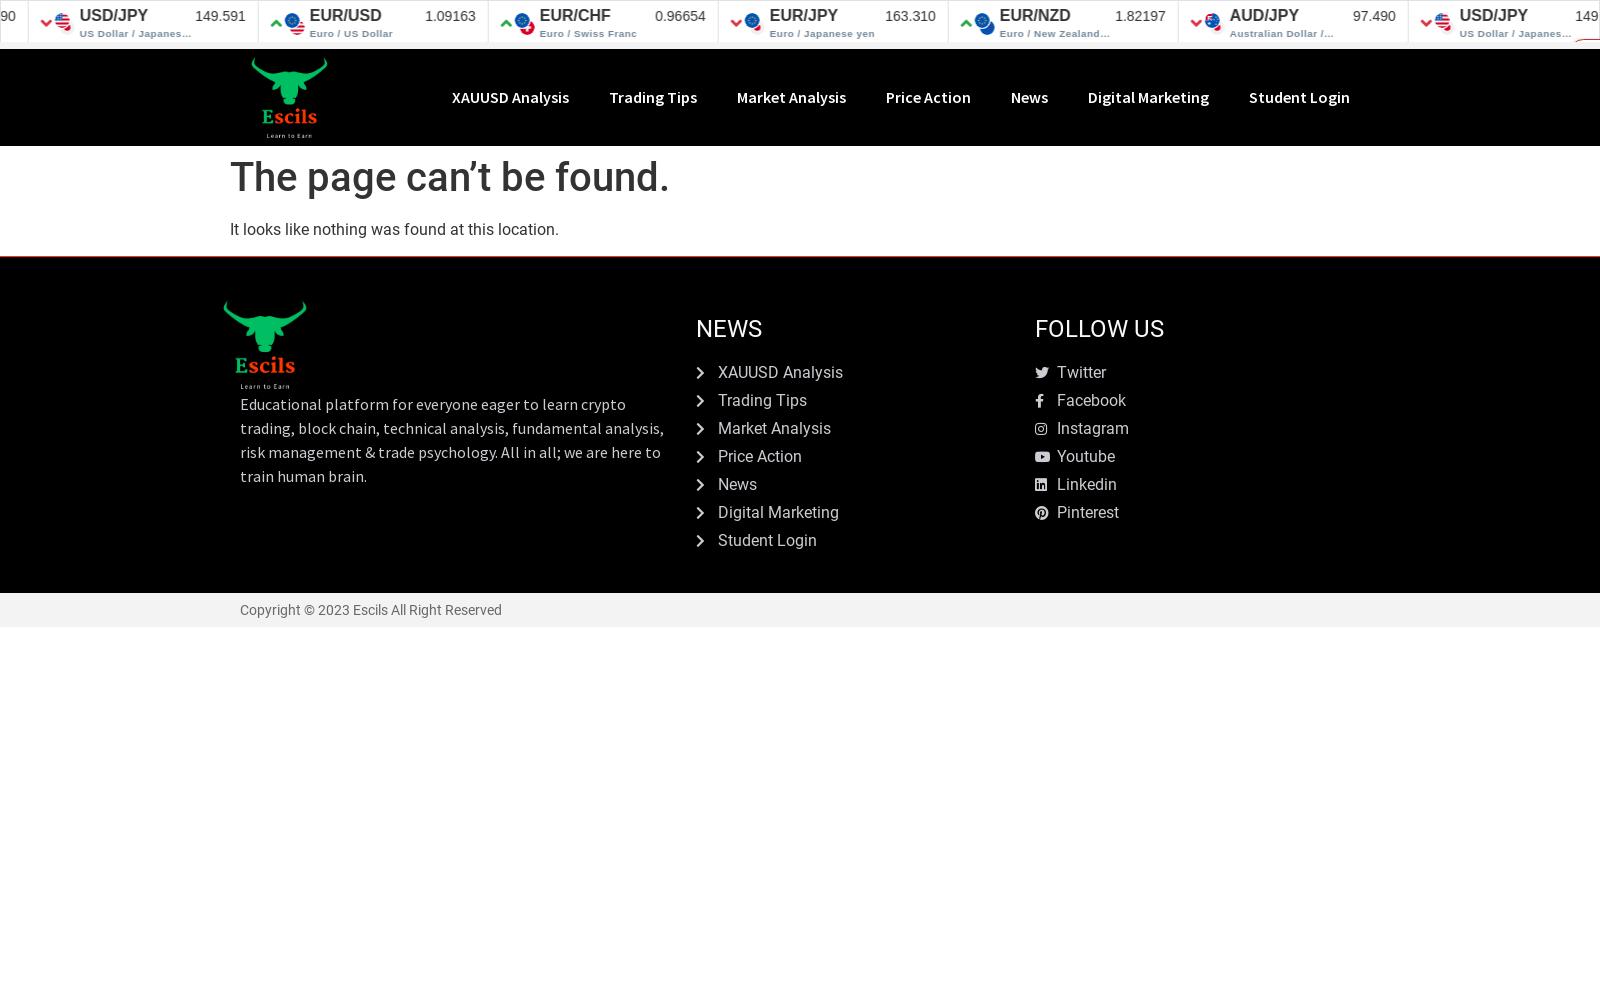  I want to click on 'Pinterest', so click(1088, 512).